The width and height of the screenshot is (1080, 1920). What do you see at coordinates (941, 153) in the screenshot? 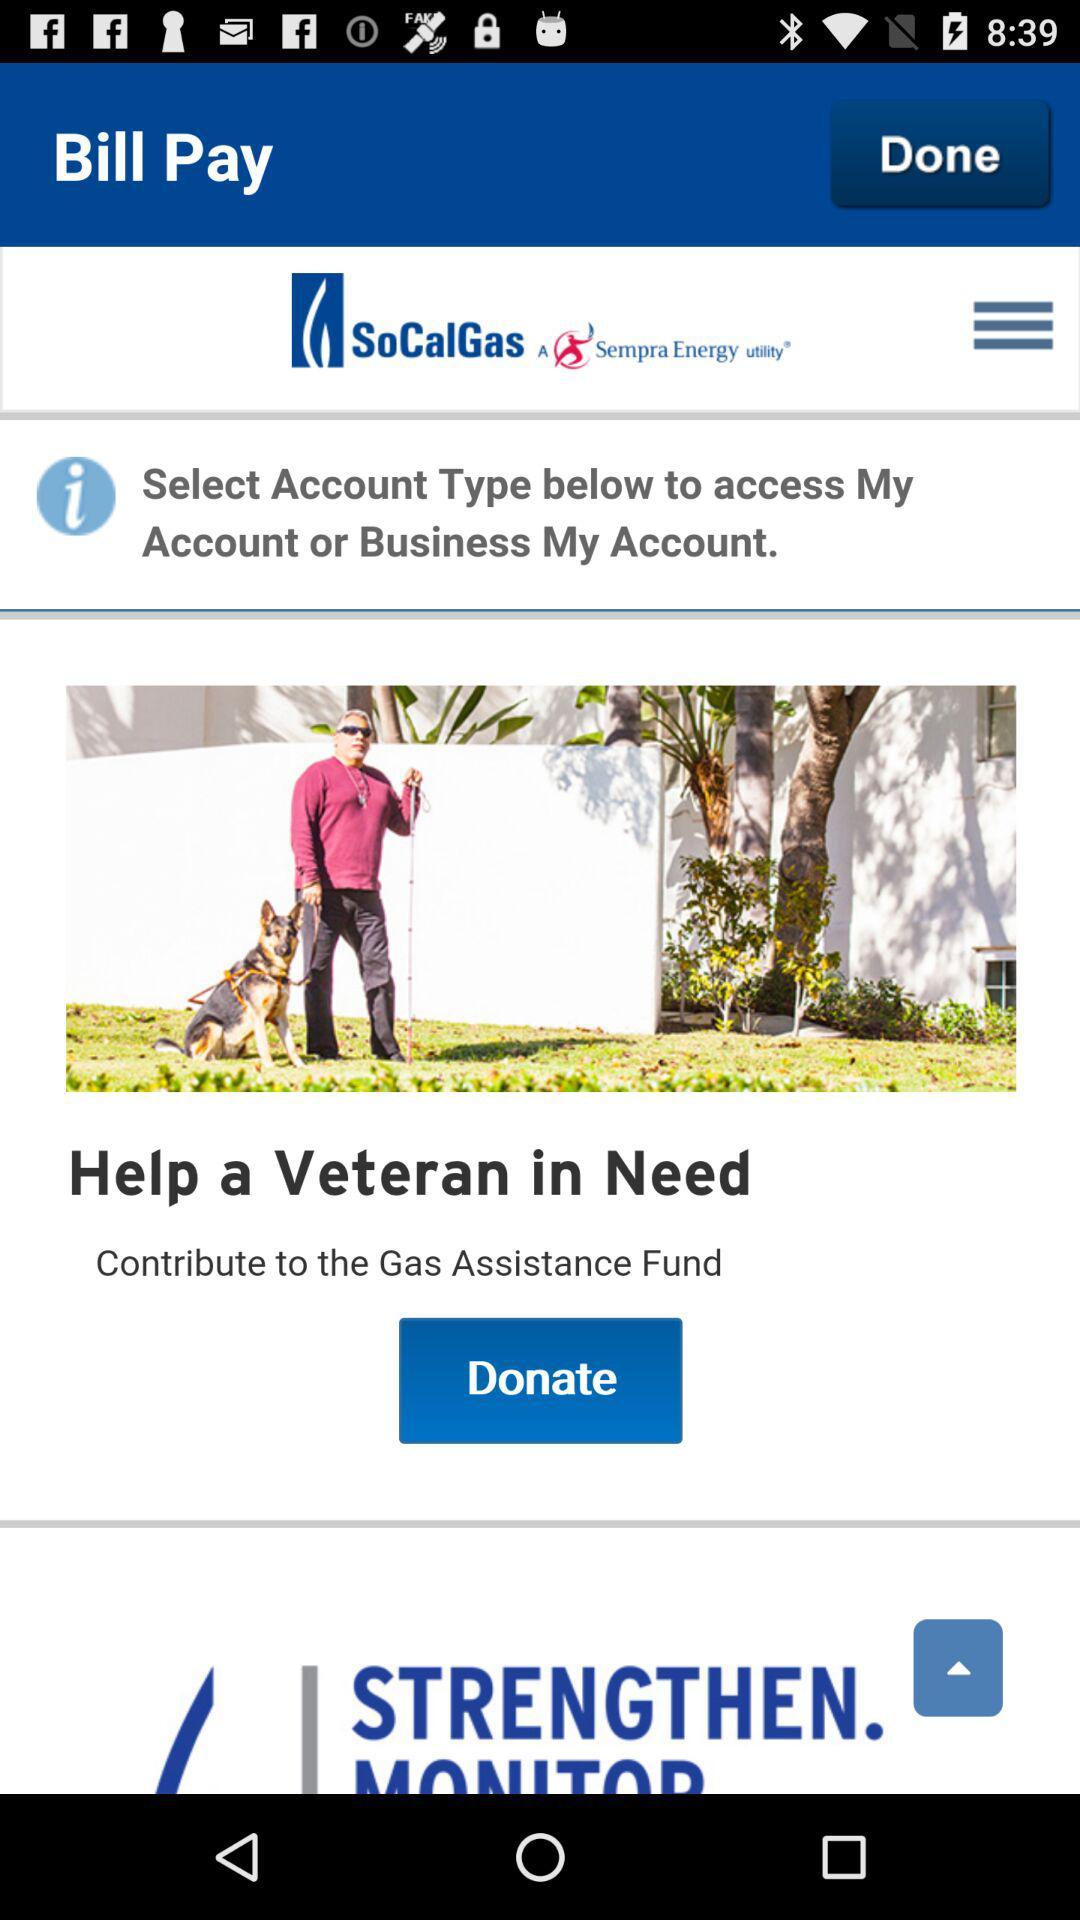
I see `done` at bounding box center [941, 153].